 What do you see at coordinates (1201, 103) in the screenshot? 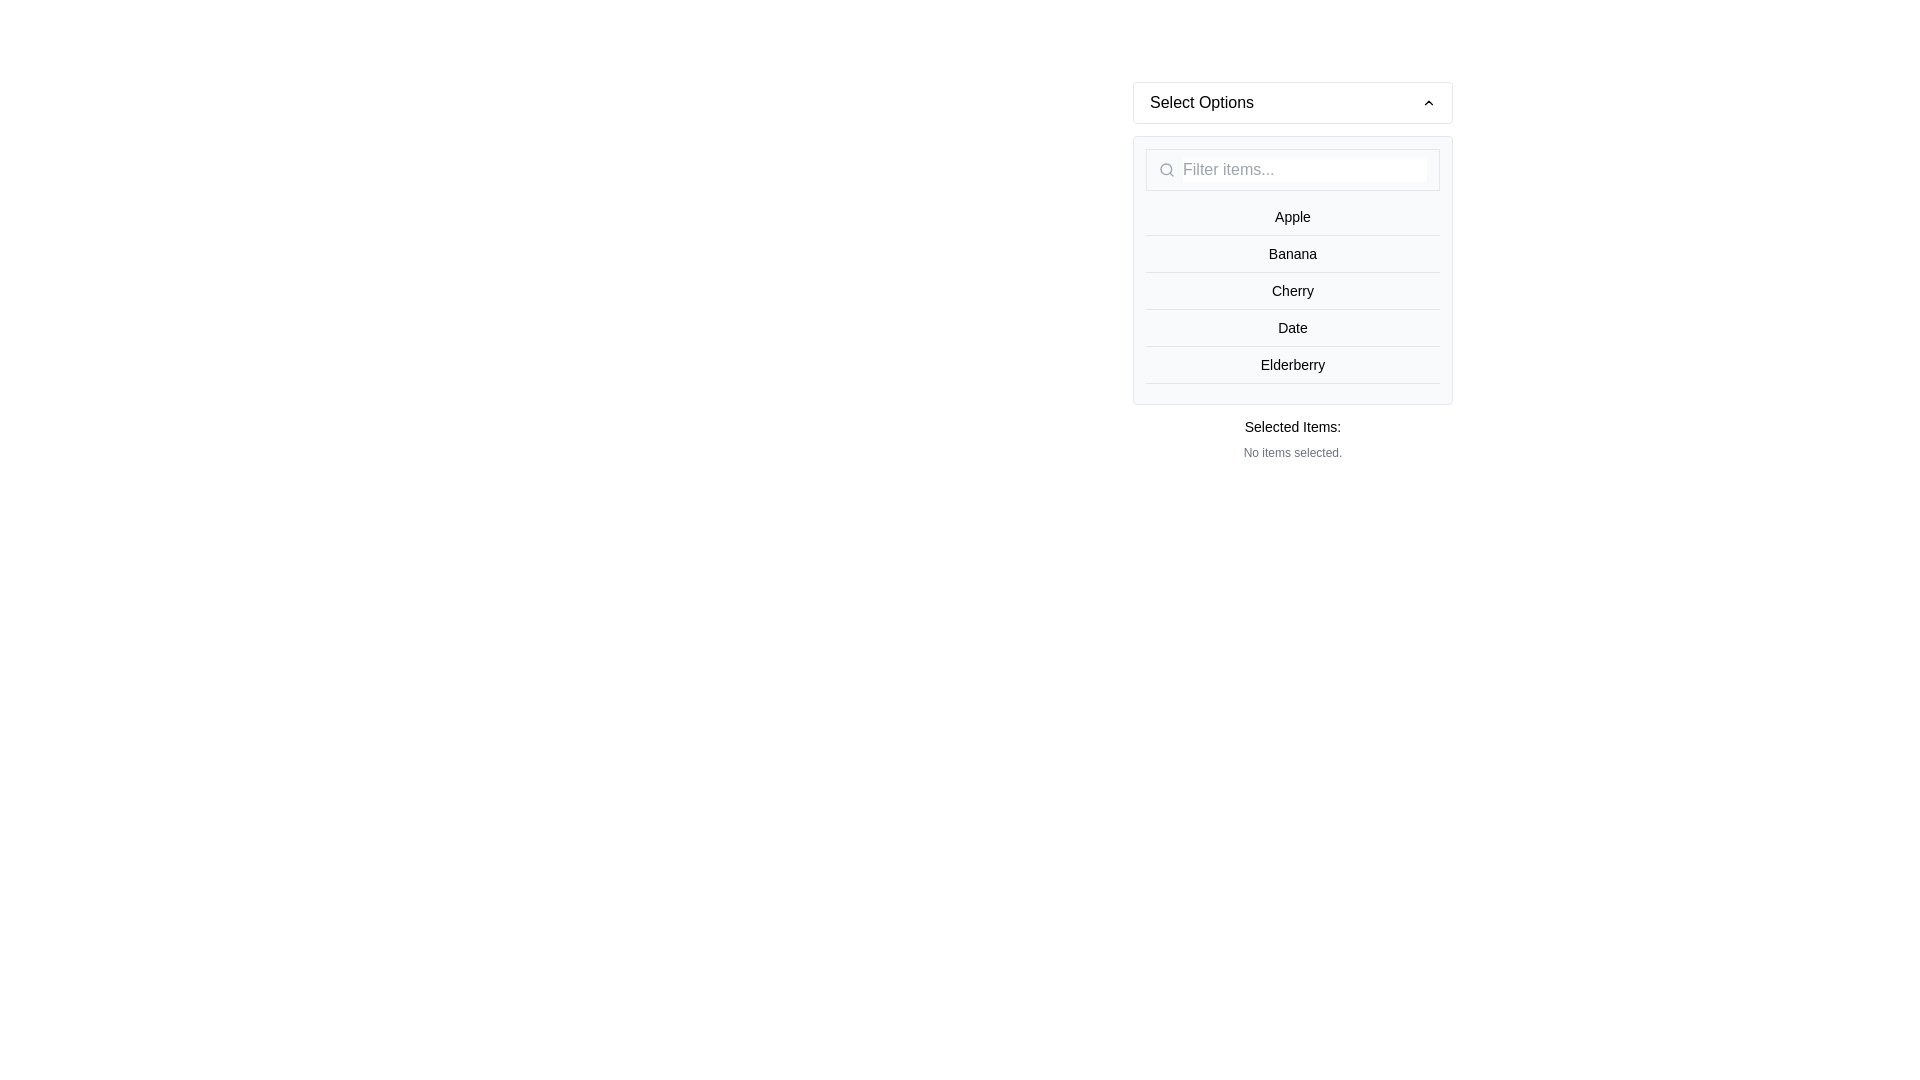
I see `the 'Select Options' text label within the dropdown header by moving the cursor to its center point` at bounding box center [1201, 103].